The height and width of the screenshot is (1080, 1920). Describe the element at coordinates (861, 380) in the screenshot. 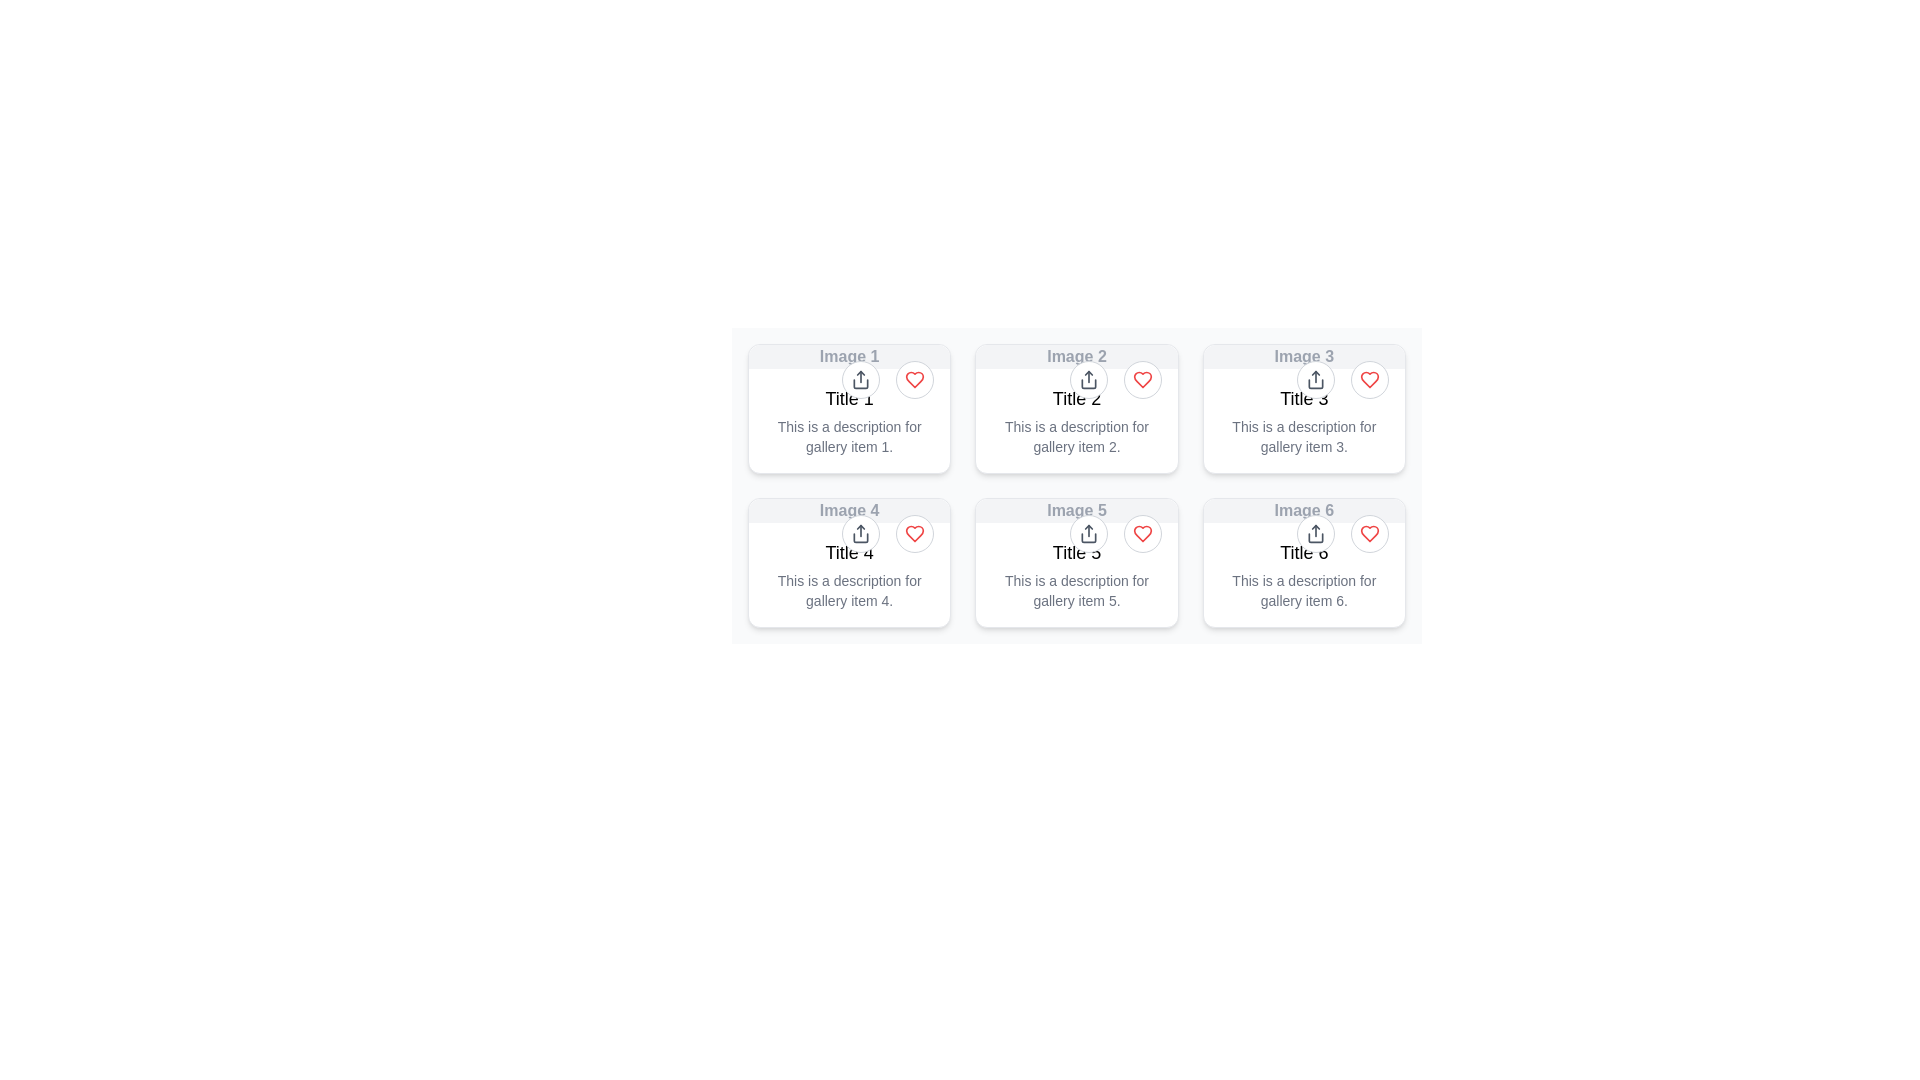

I see `the graphical icon styled as an upward arrow above 'Title 1' in the gallery grid` at that location.